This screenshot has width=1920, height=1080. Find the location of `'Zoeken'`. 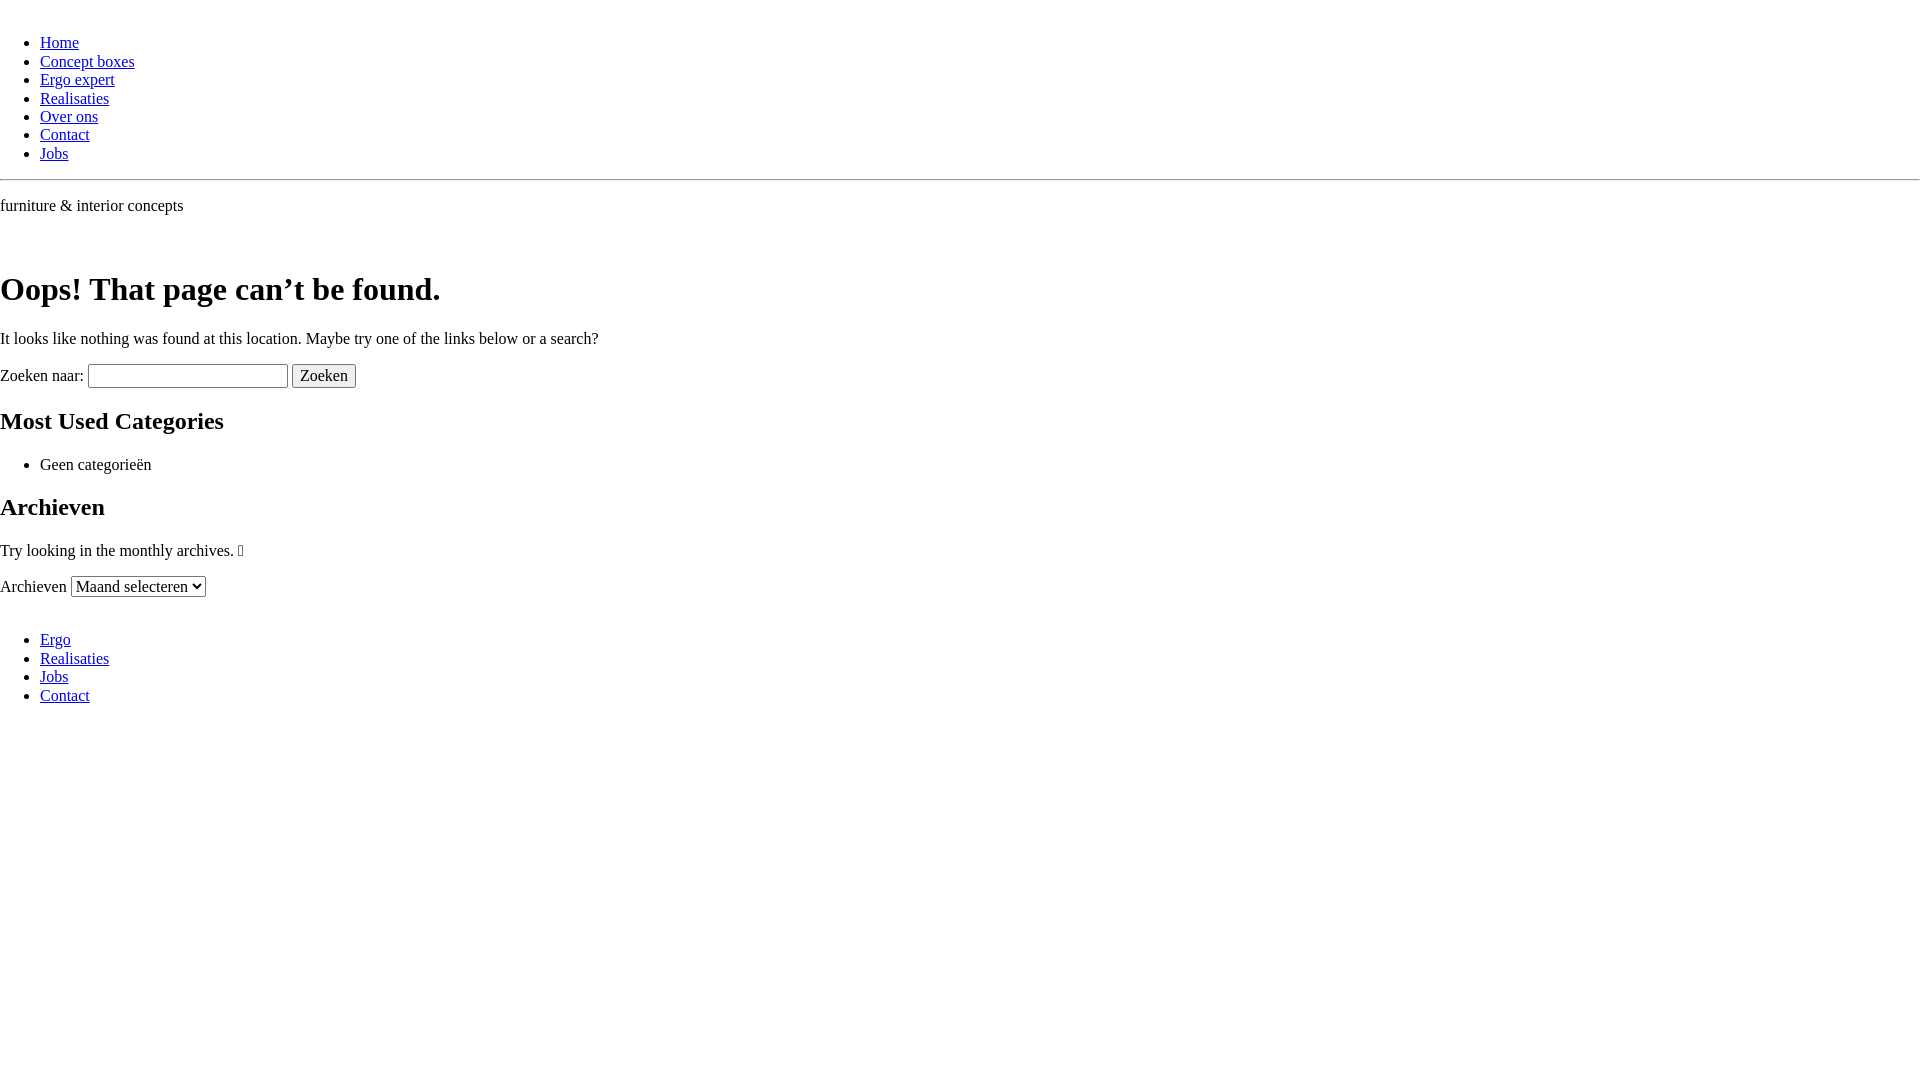

'Zoeken' is located at coordinates (324, 375).